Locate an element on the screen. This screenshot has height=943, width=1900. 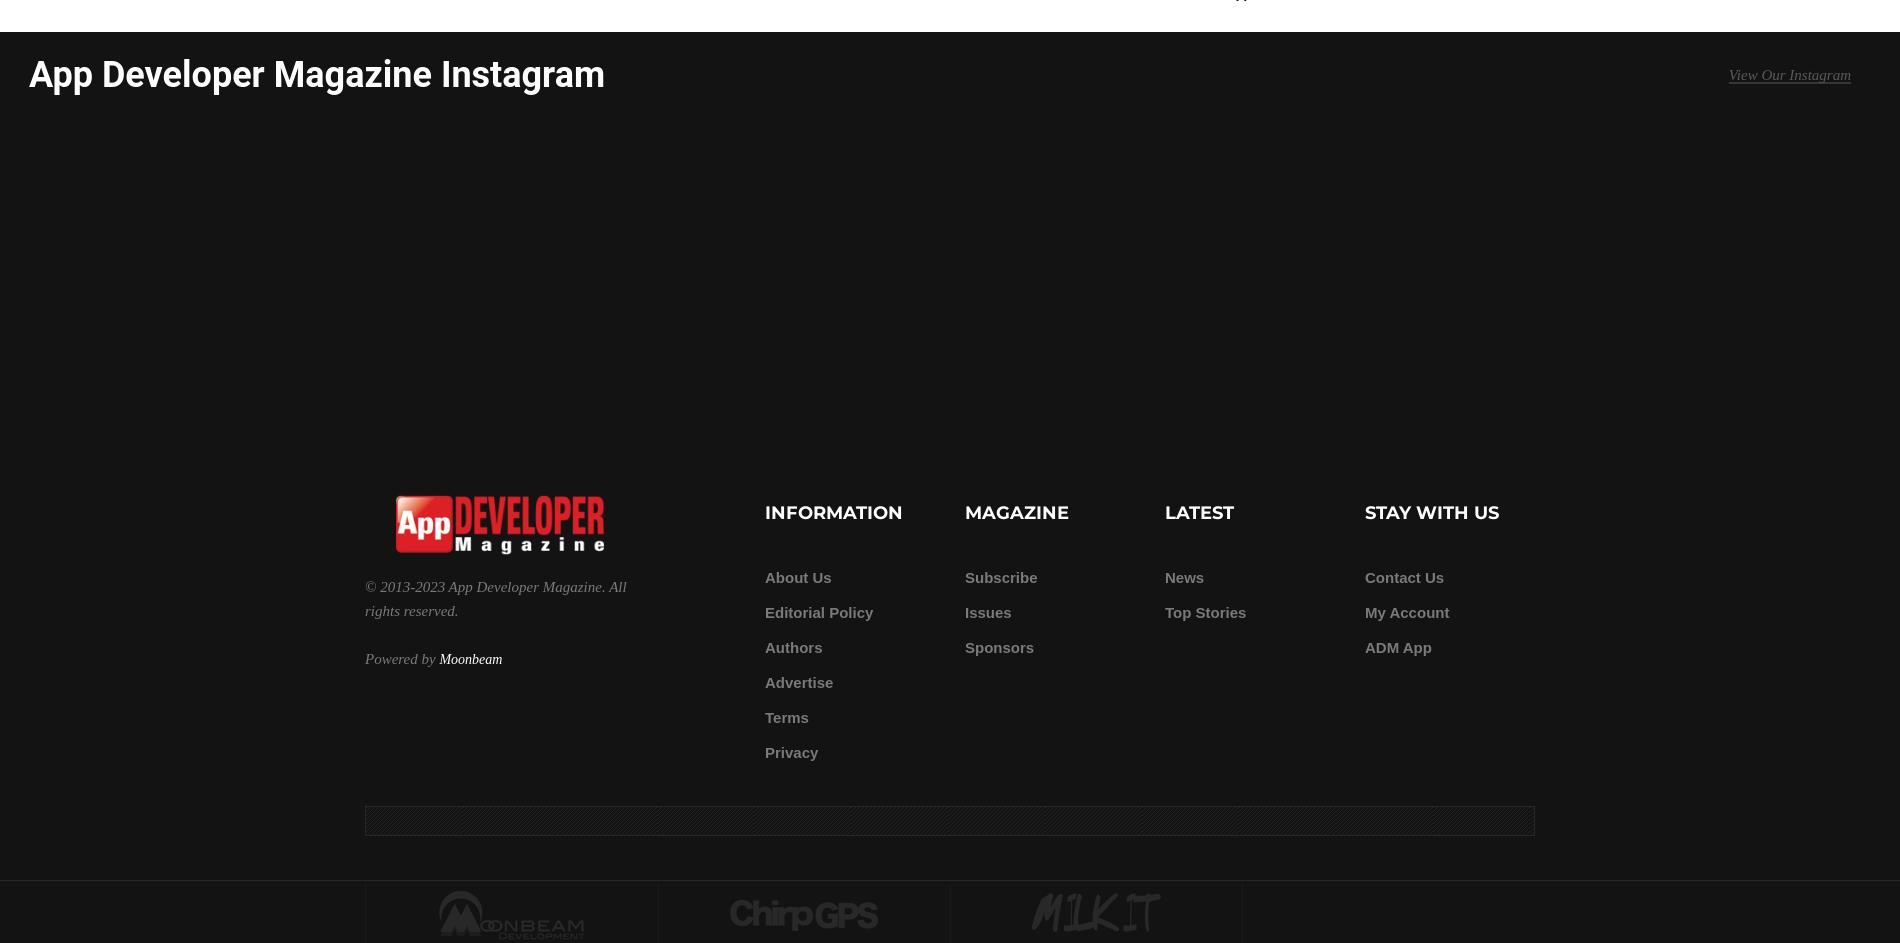
'about us' is located at coordinates (797, 576).